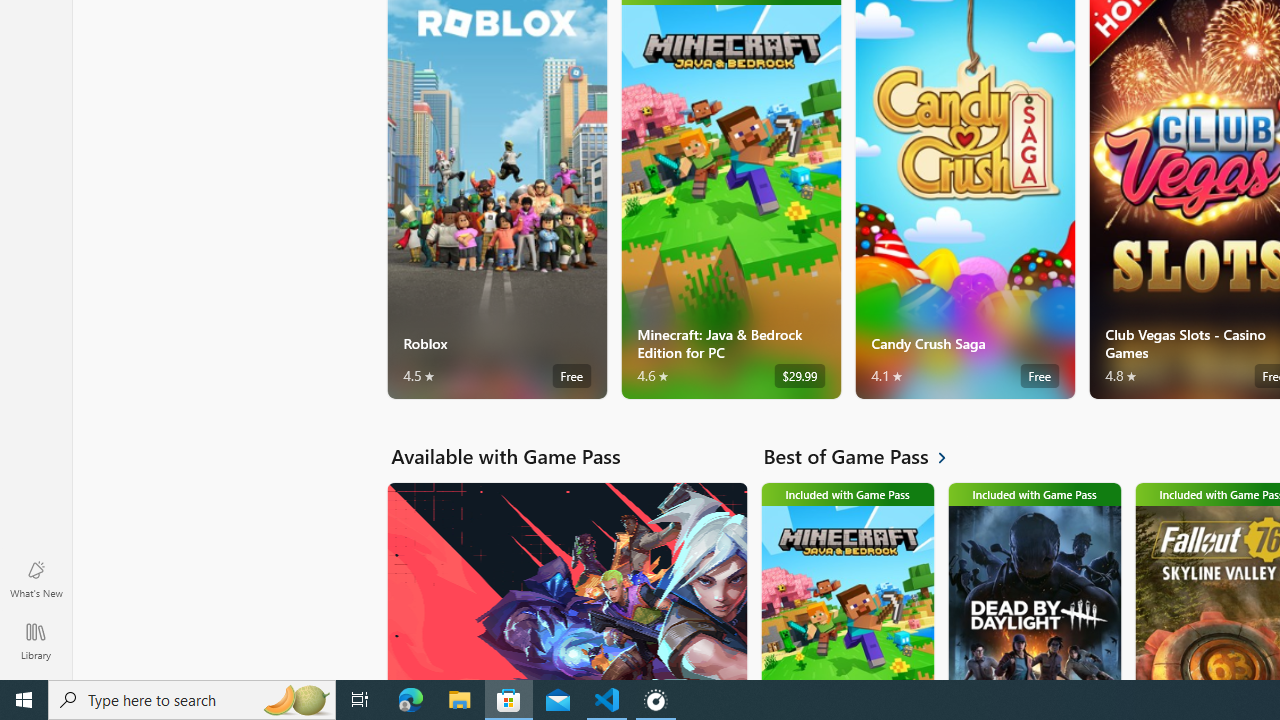  What do you see at coordinates (35, 578) in the screenshot?
I see `'What'` at bounding box center [35, 578].